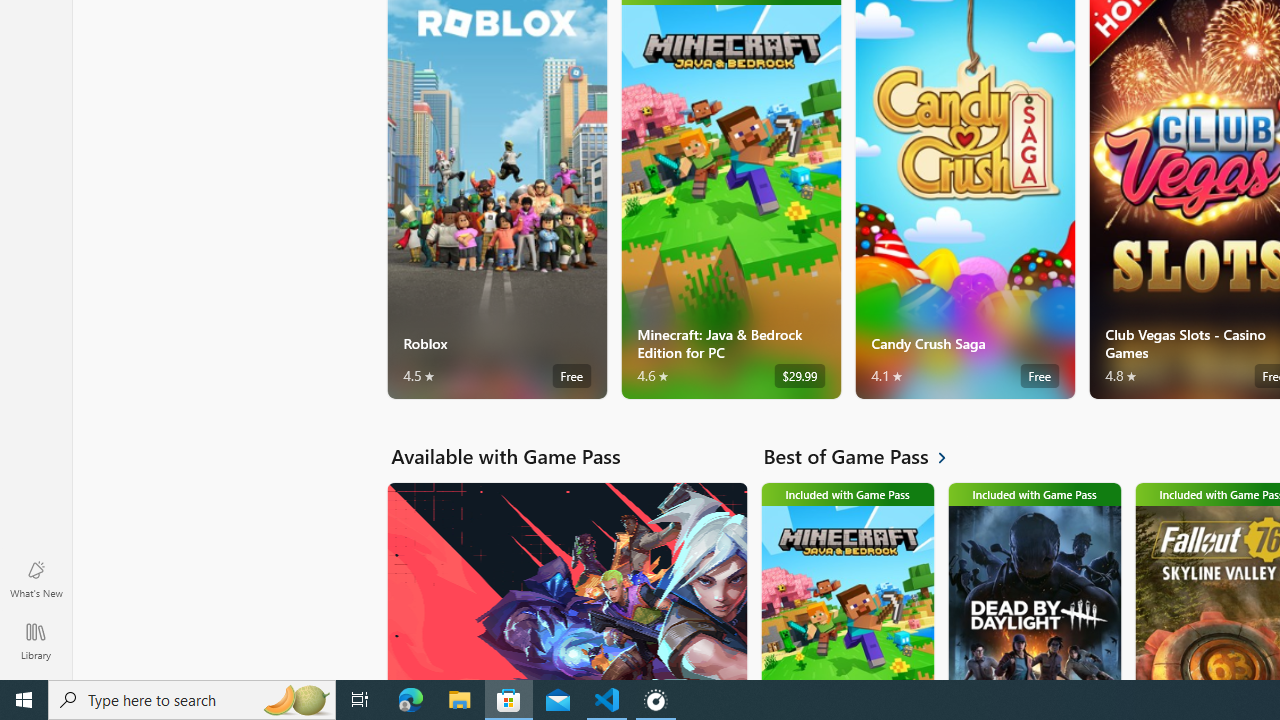  What do you see at coordinates (35, 578) in the screenshot?
I see `'What'` at bounding box center [35, 578].